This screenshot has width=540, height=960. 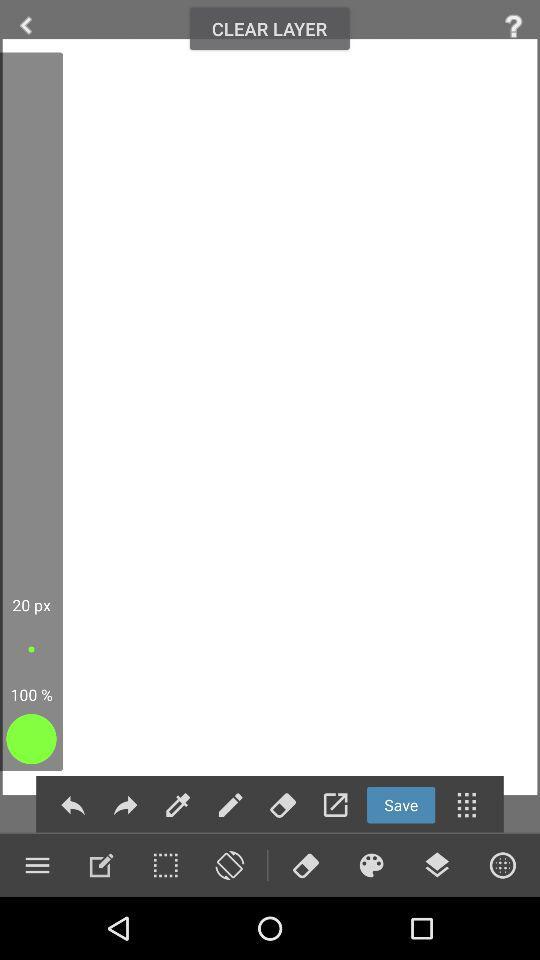 I want to click on draw, so click(x=100, y=864).